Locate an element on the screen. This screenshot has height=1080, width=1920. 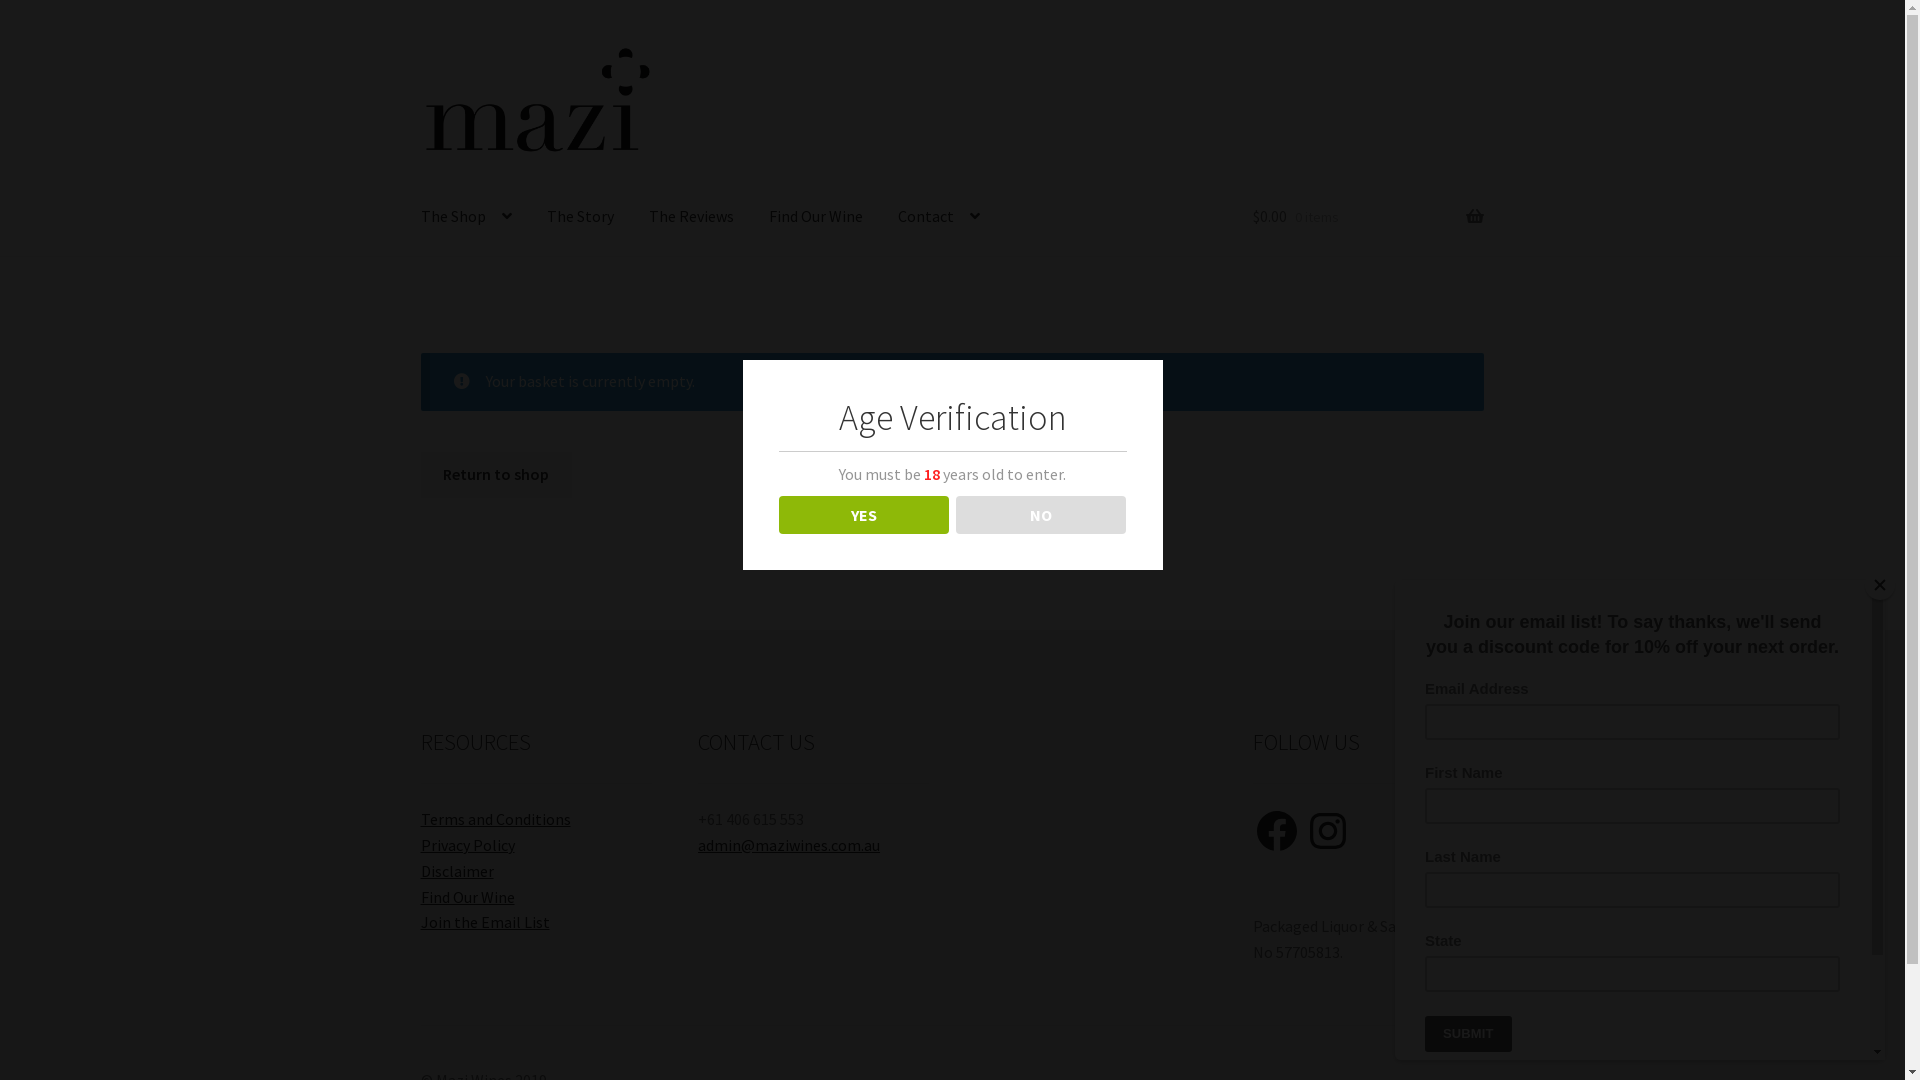
'admin@maziwines.com.au' is located at coordinates (787, 844).